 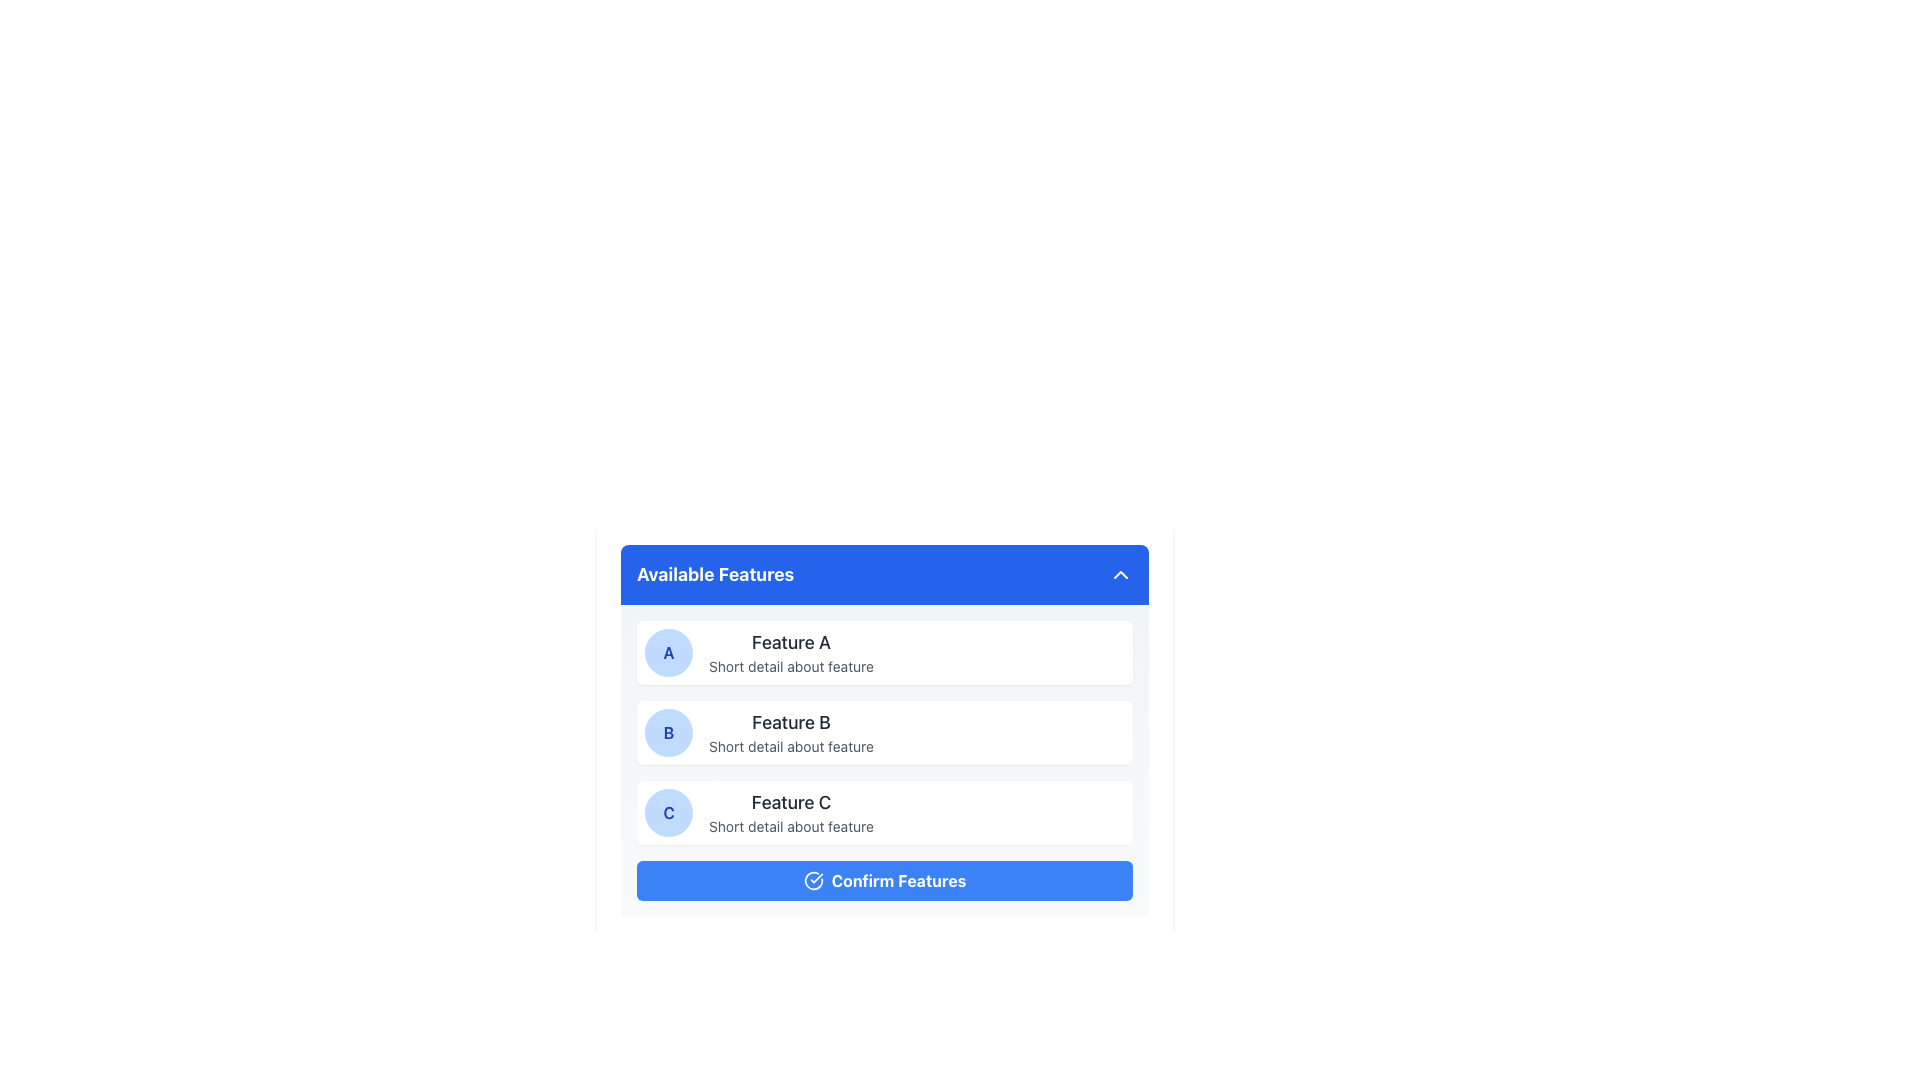 I want to click on the 'Feature B' list item in the 'Available Features' panel, so click(x=883, y=731).